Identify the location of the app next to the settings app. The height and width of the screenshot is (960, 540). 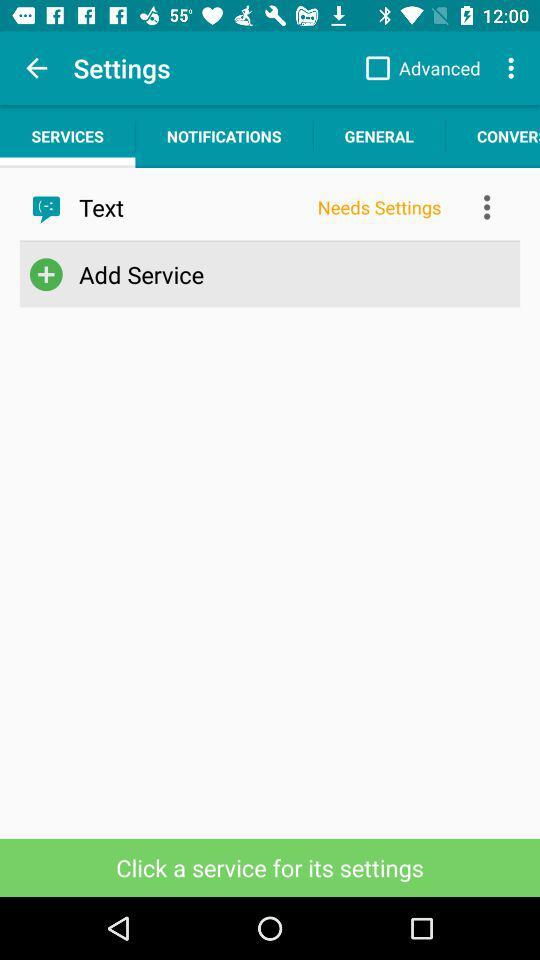
(36, 68).